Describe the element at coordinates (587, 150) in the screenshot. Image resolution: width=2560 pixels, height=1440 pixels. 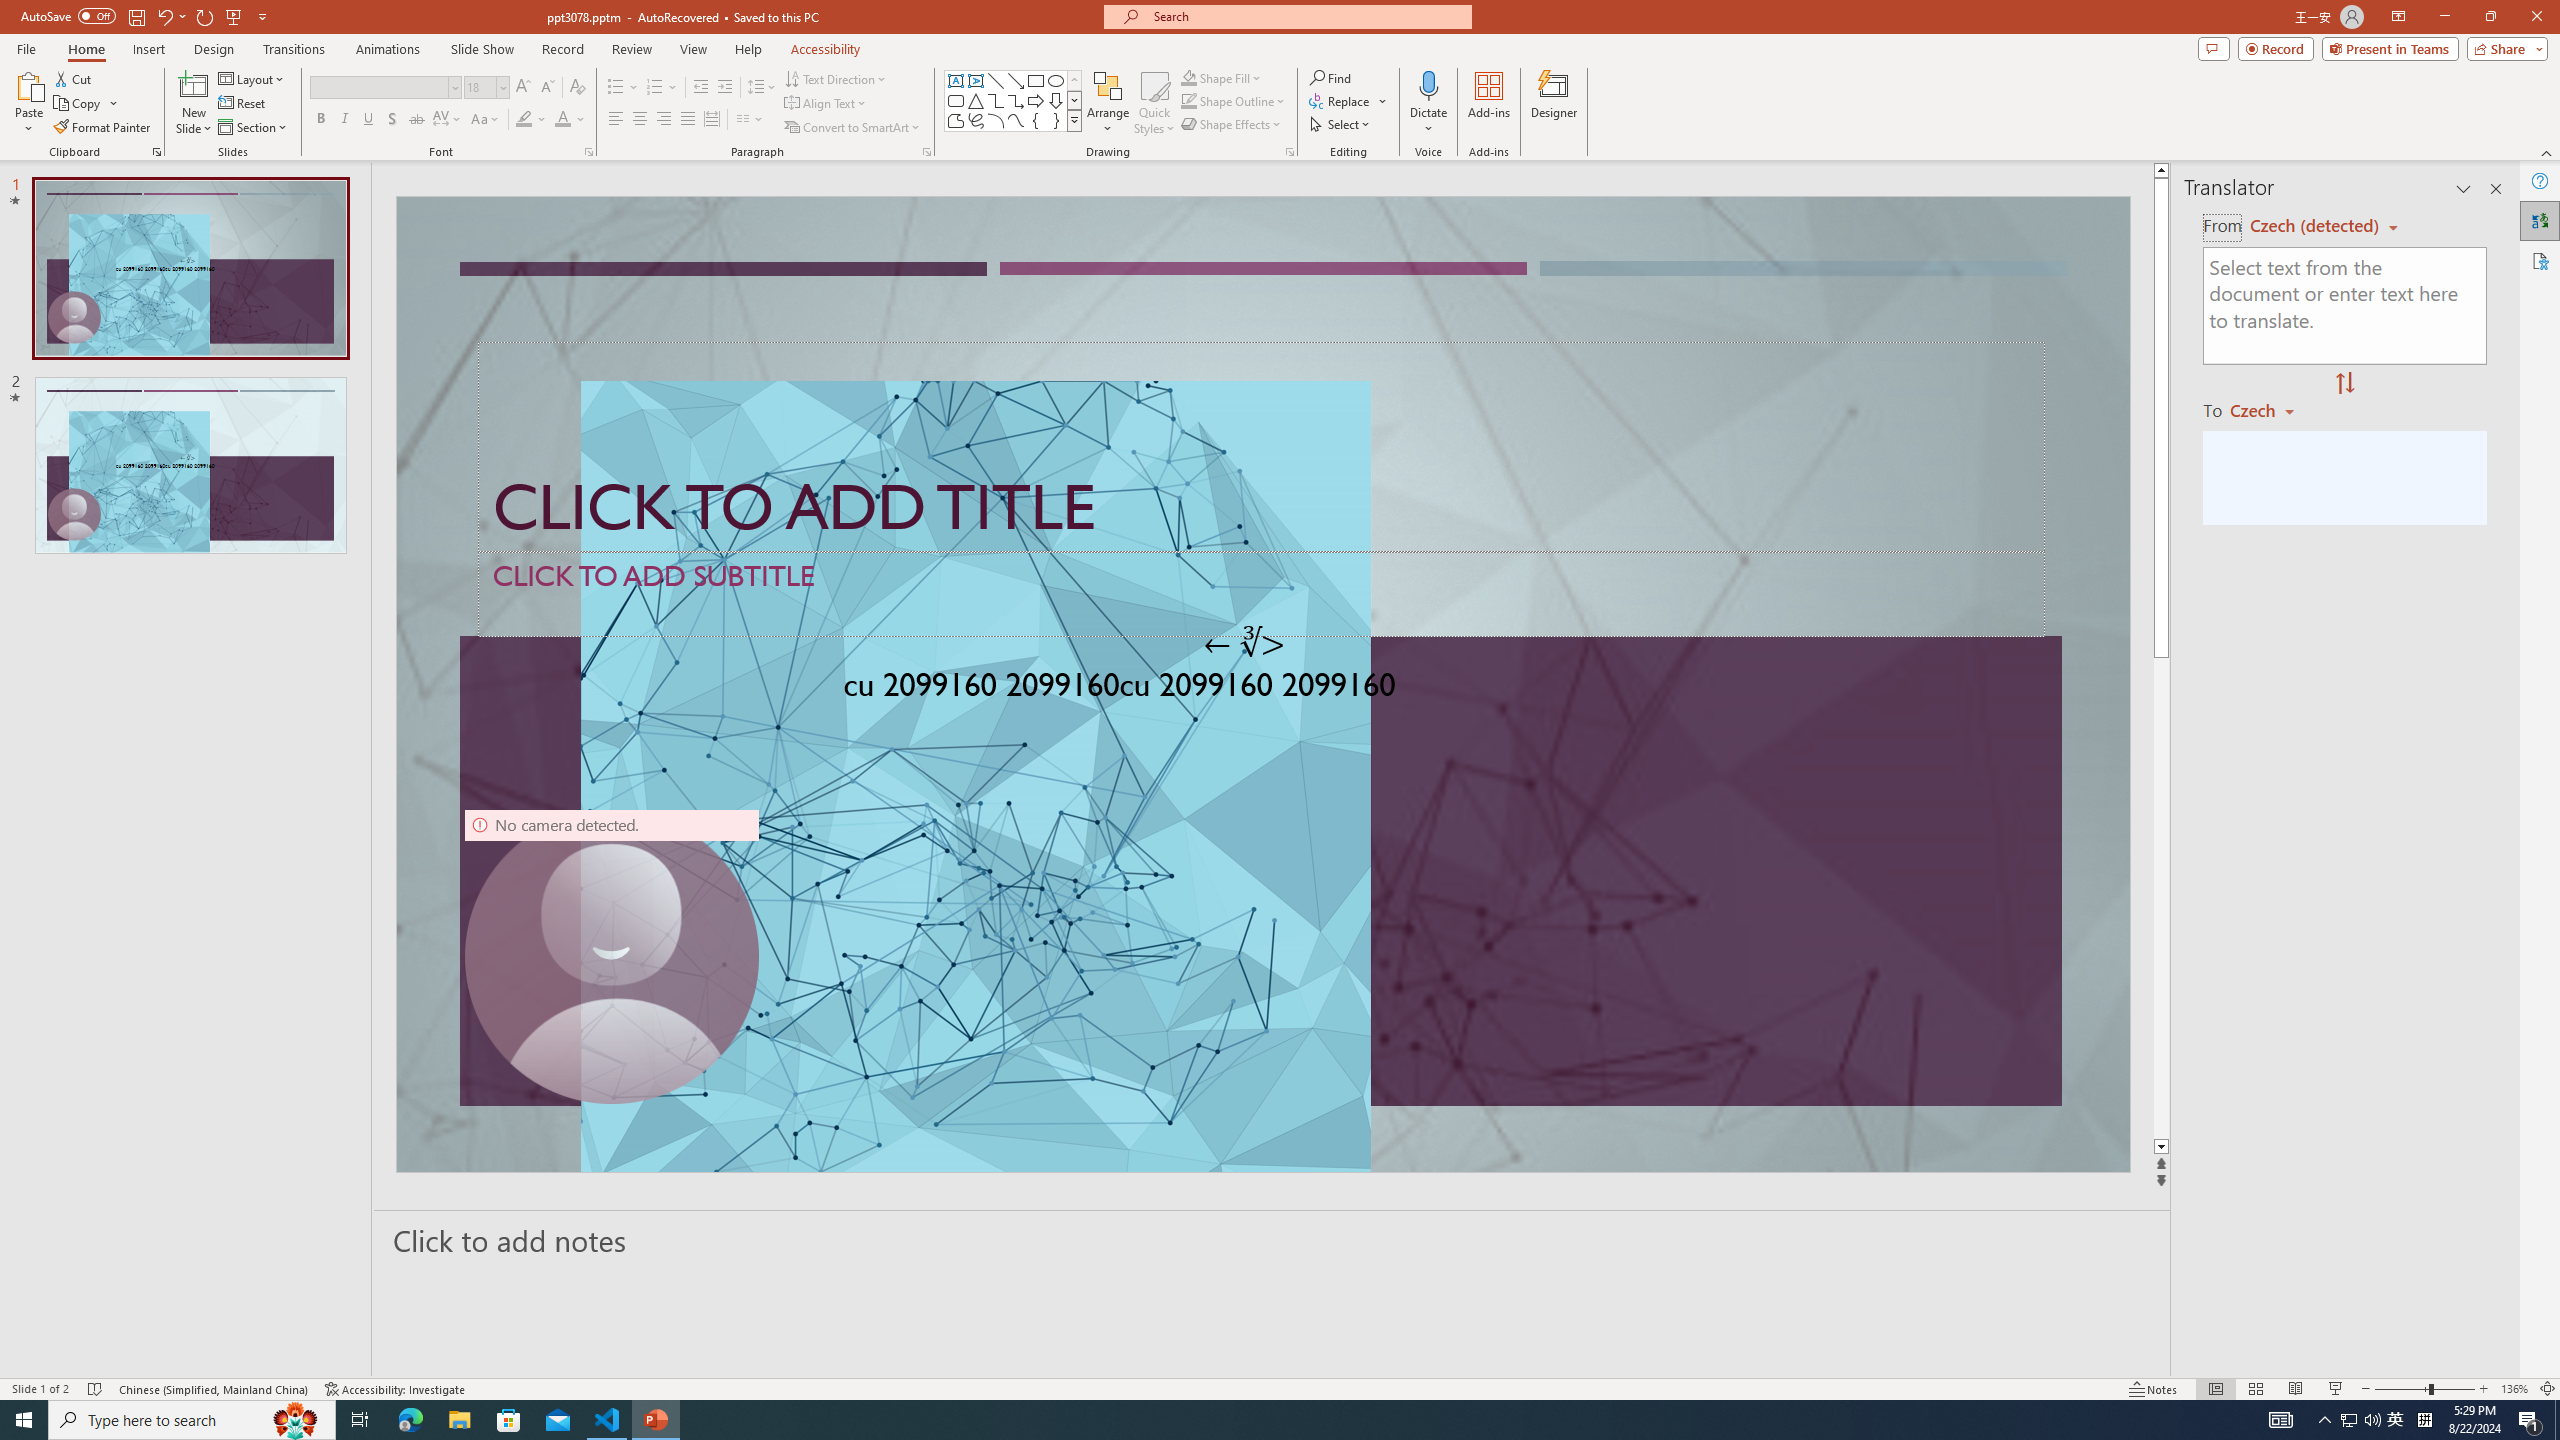
I see `'Font...'` at that location.